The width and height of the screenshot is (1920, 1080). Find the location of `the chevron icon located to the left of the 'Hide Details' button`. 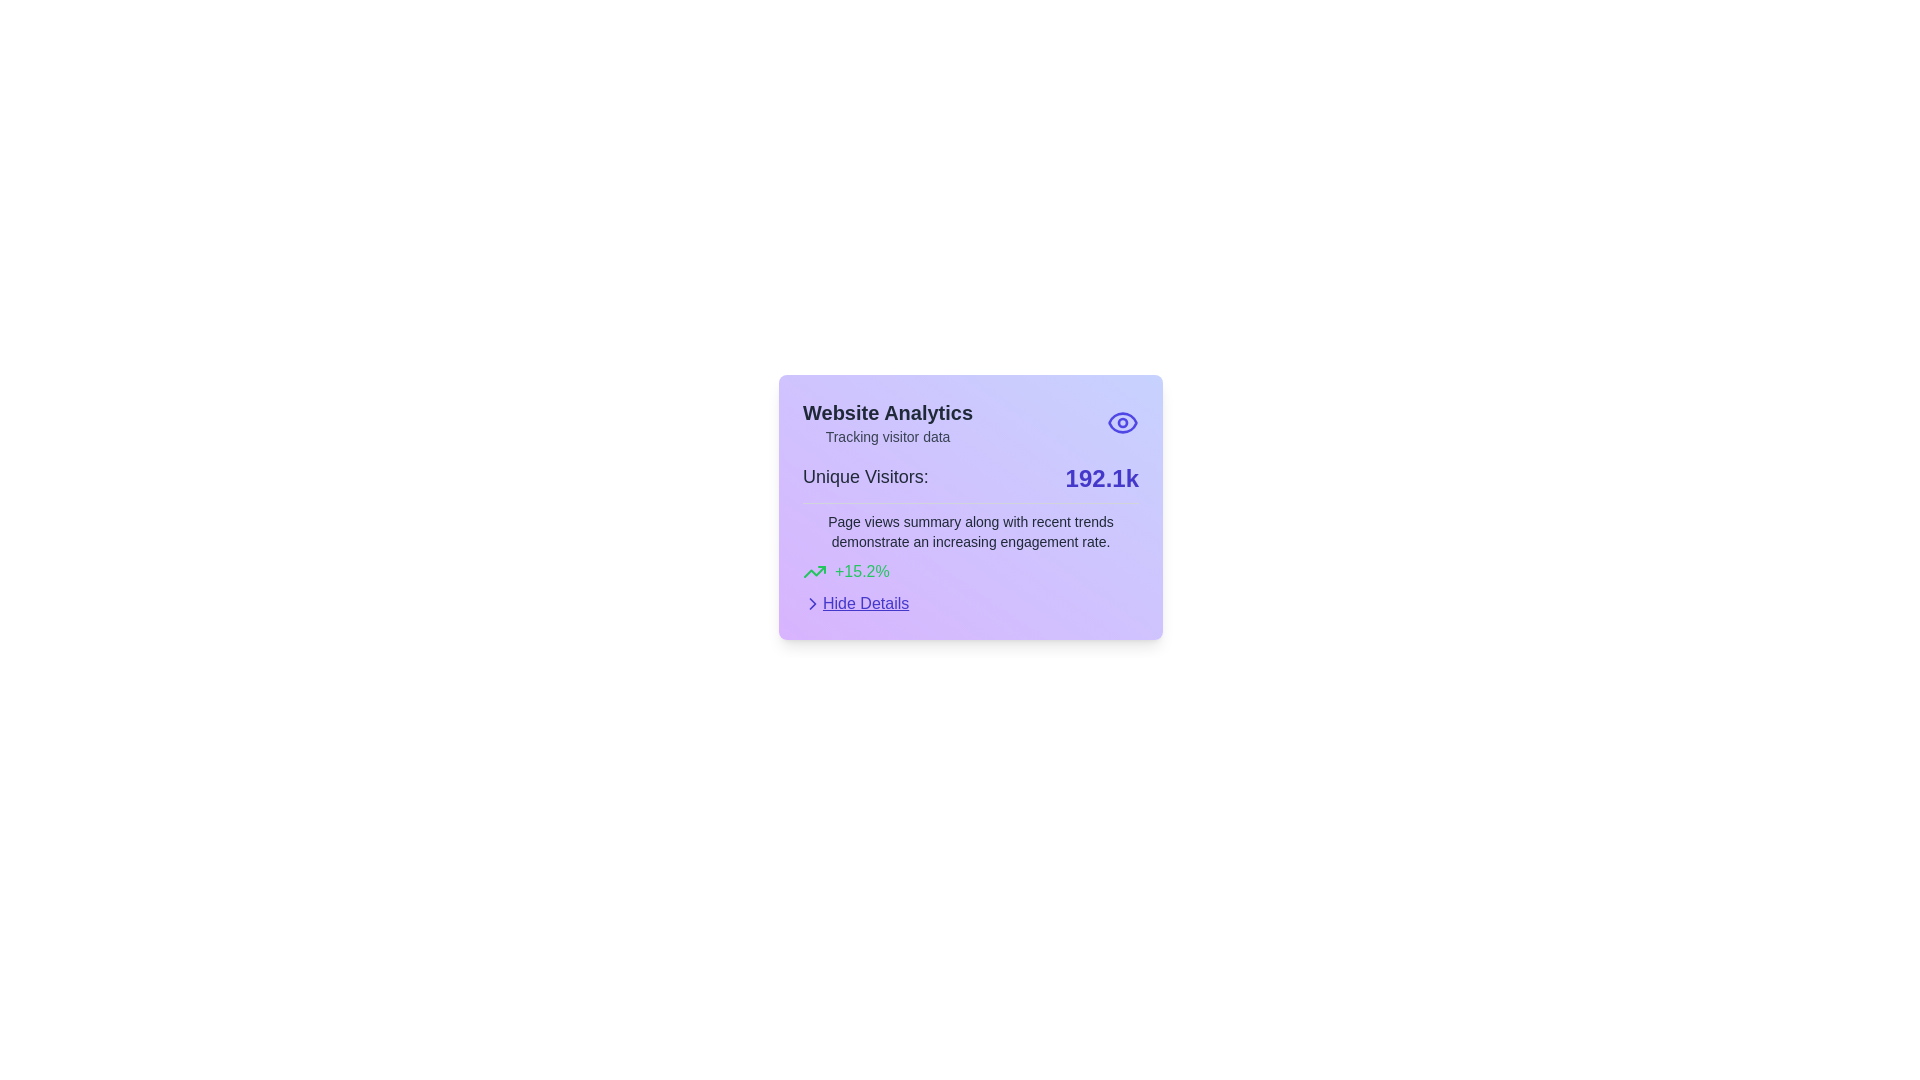

the chevron icon located to the left of the 'Hide Details' button is located at coordinates (812, 603).